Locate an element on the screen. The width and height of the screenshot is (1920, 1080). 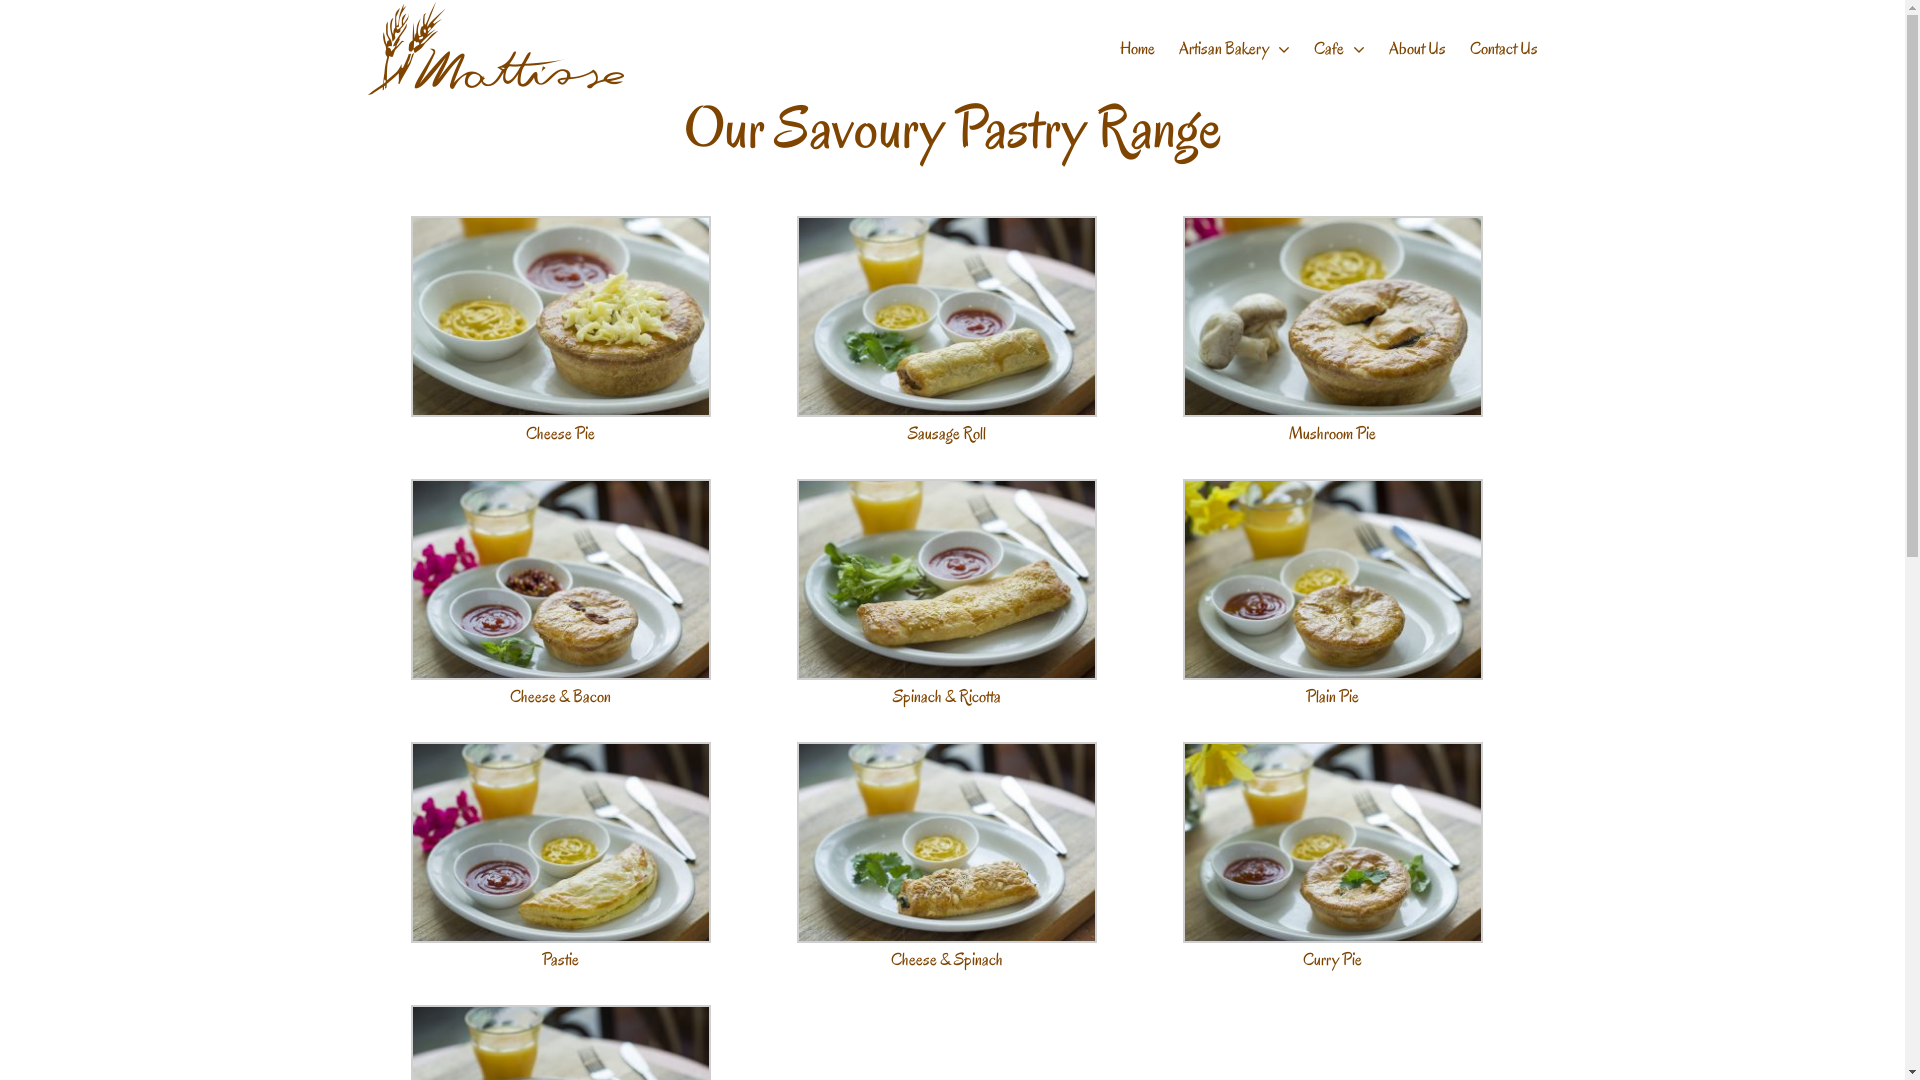
'Contact Us' is located at coordinates (1503, 48).